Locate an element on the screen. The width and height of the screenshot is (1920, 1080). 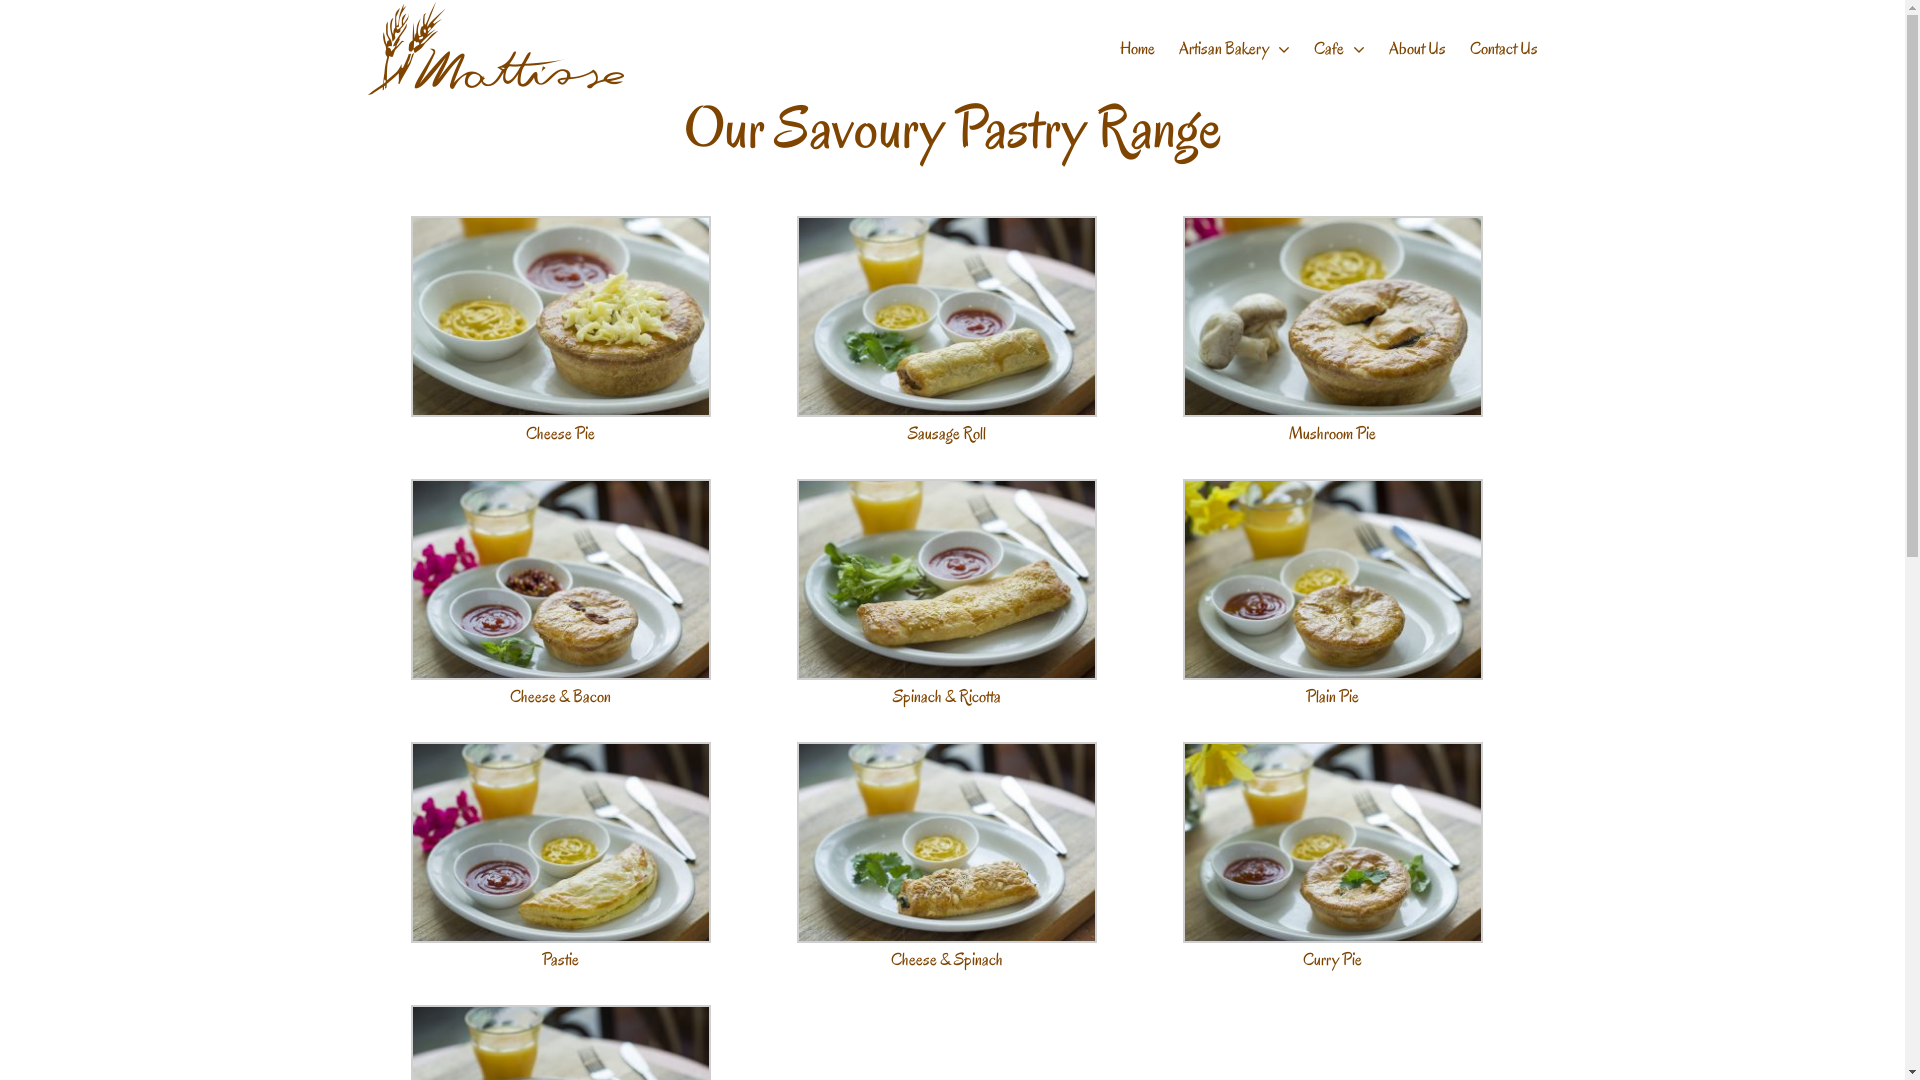
'Contact Us' is located at coordinates (1503, 48).